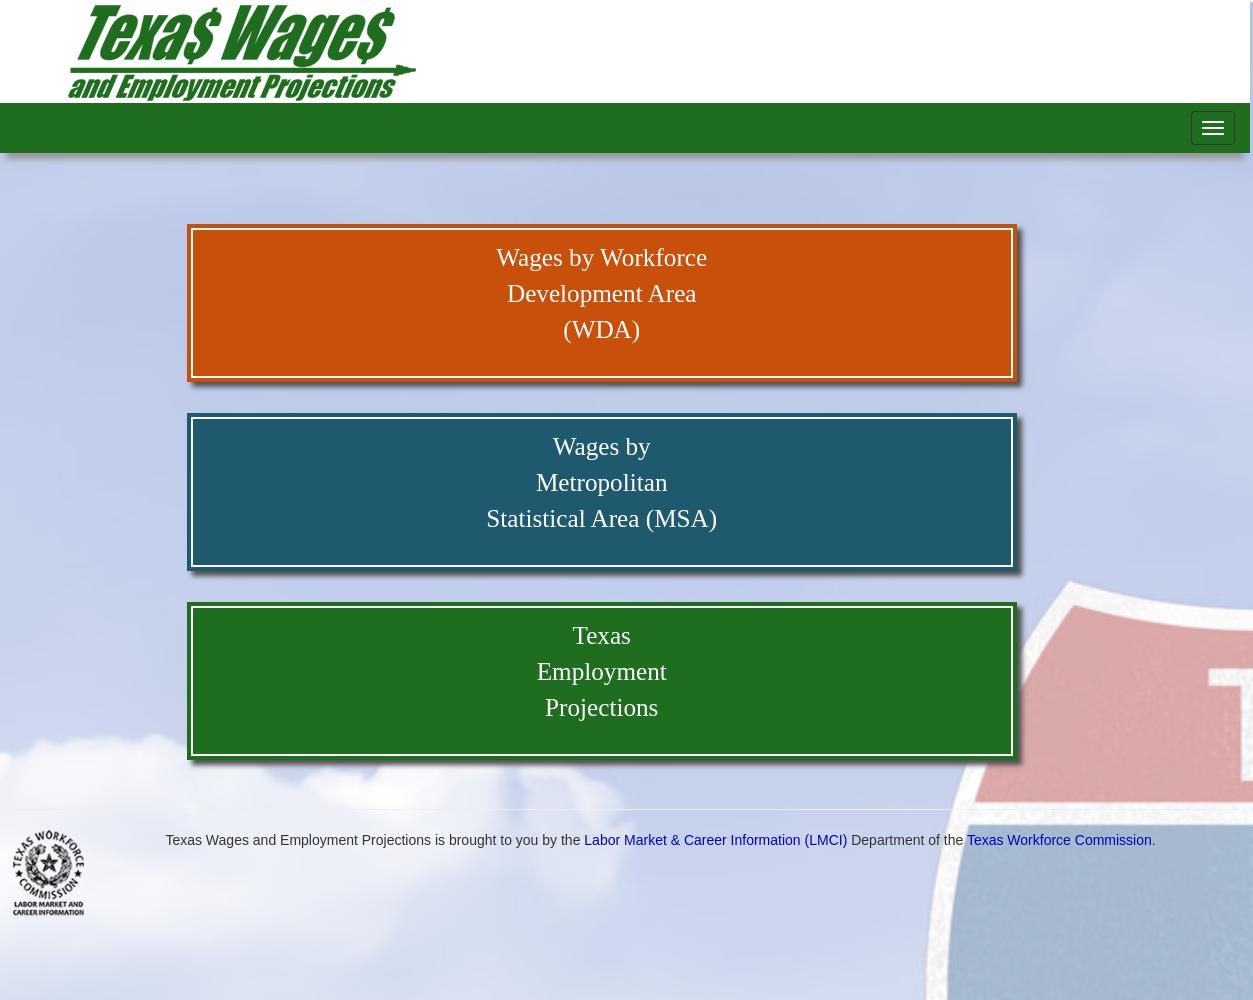 The height and width of the screenshot is (1000, 1253). Describe the element at coordinates (494, 257) in the screenshot. I see `'Wages by Workforce'` at that location.